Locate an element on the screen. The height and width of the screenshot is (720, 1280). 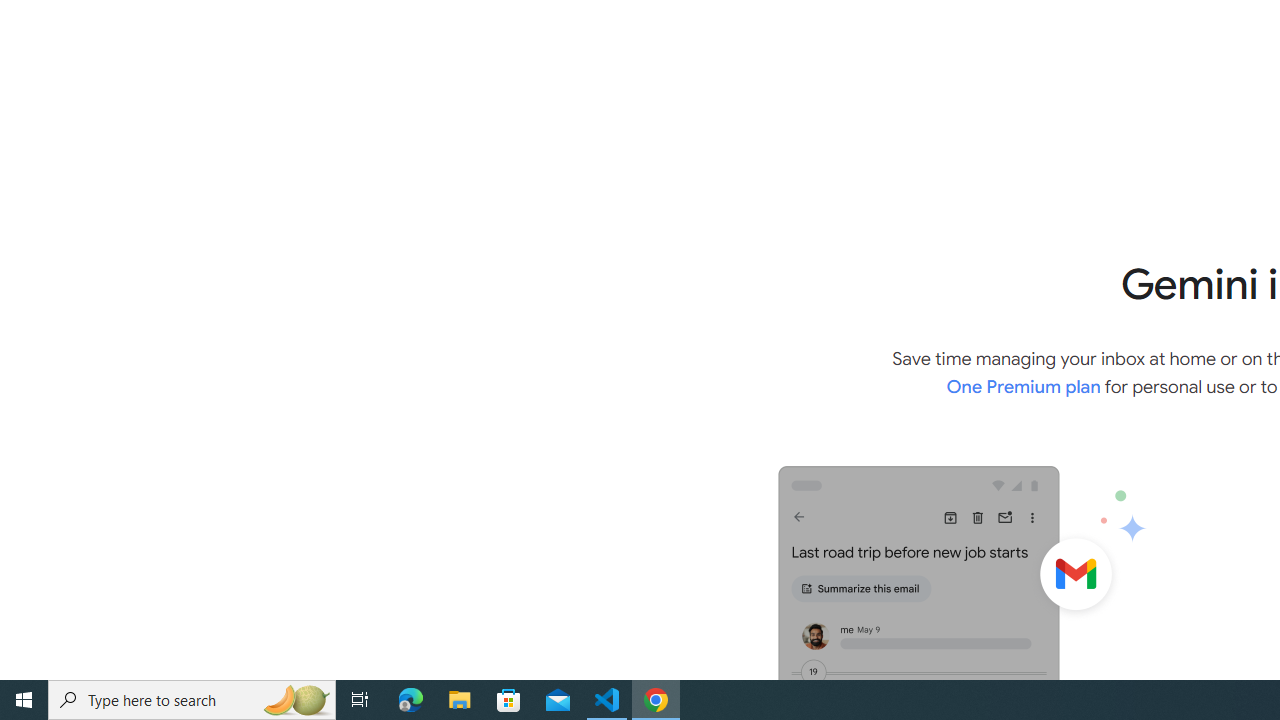
'File Explorer' is located at coordinates (459, 698).